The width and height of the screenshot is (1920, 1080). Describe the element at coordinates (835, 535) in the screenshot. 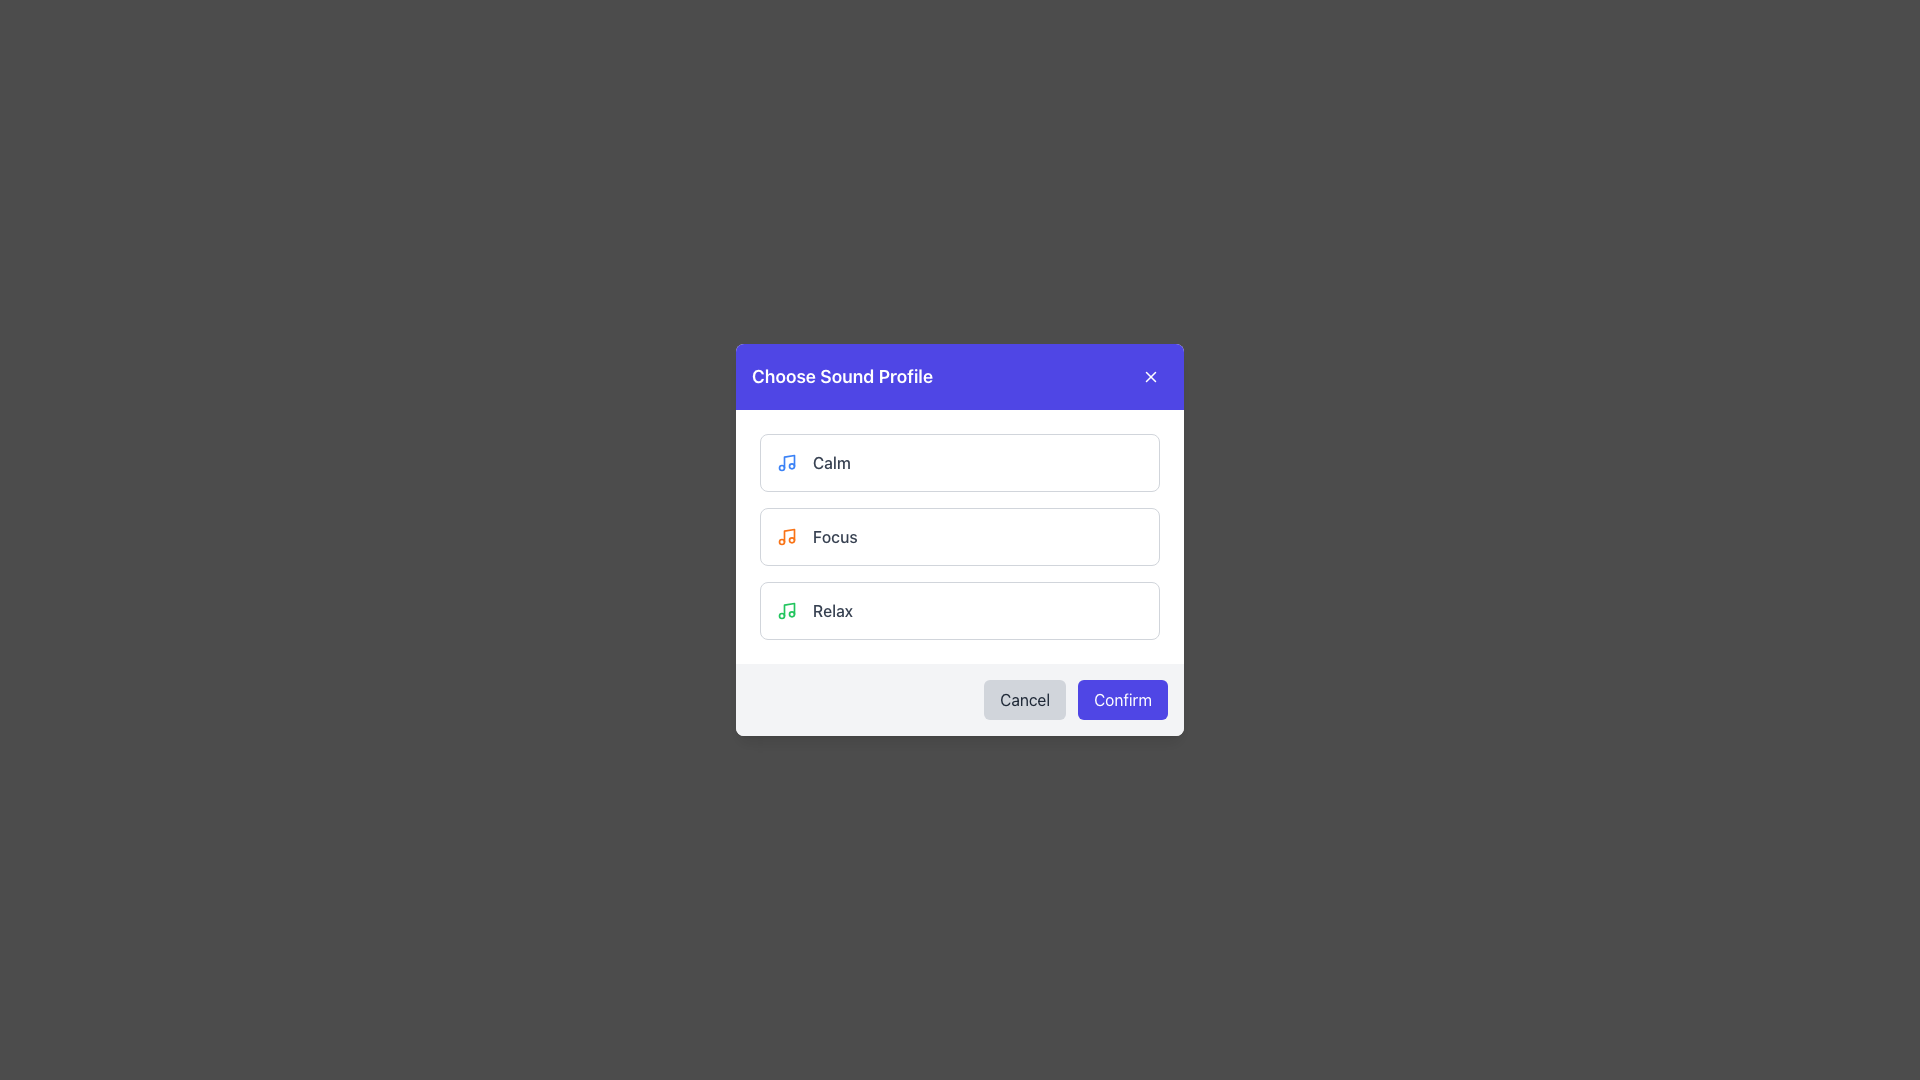

I see `the text label displaying the word 'Focus', which is in a medium gray font and is located in the second option row of the sound profiles list, next to an orange musical note icon` at that location.